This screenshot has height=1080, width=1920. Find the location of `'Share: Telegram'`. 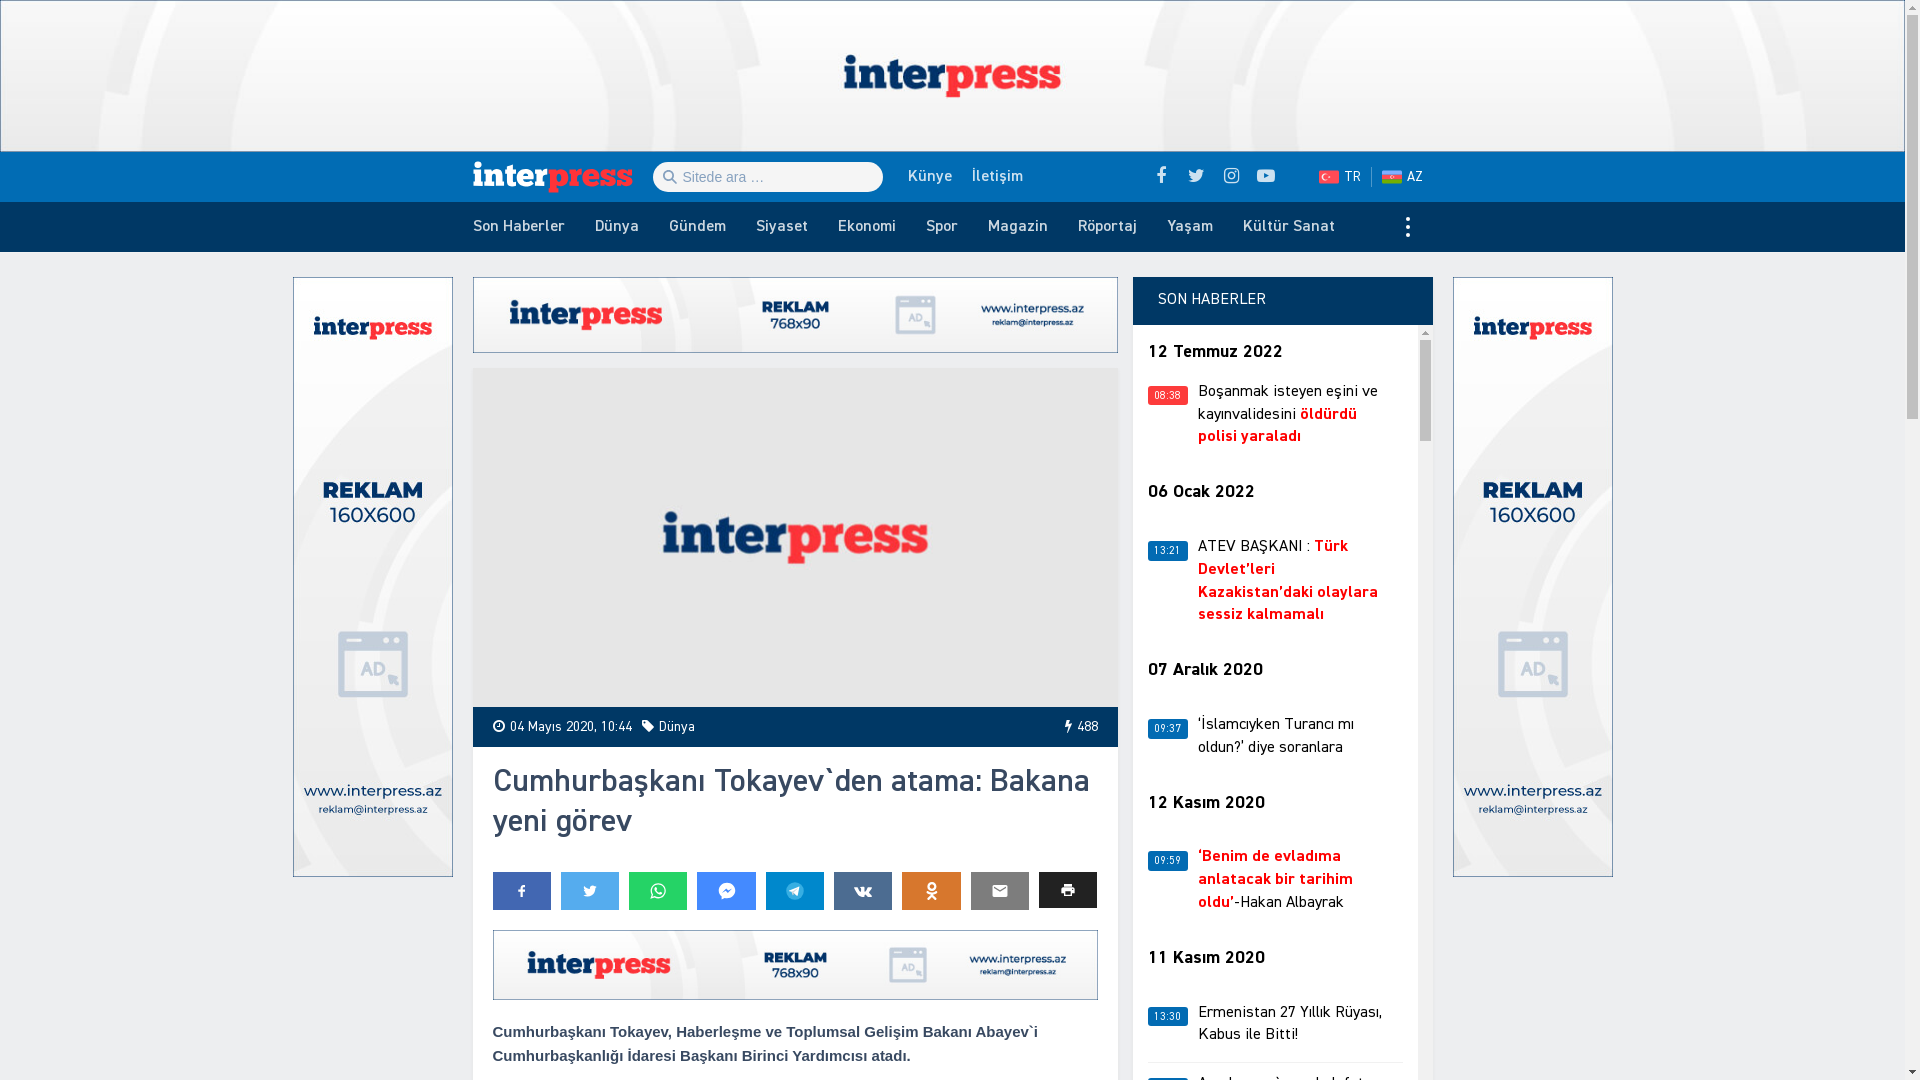

'Share: Telegram' is located at coordinates (765, 890).